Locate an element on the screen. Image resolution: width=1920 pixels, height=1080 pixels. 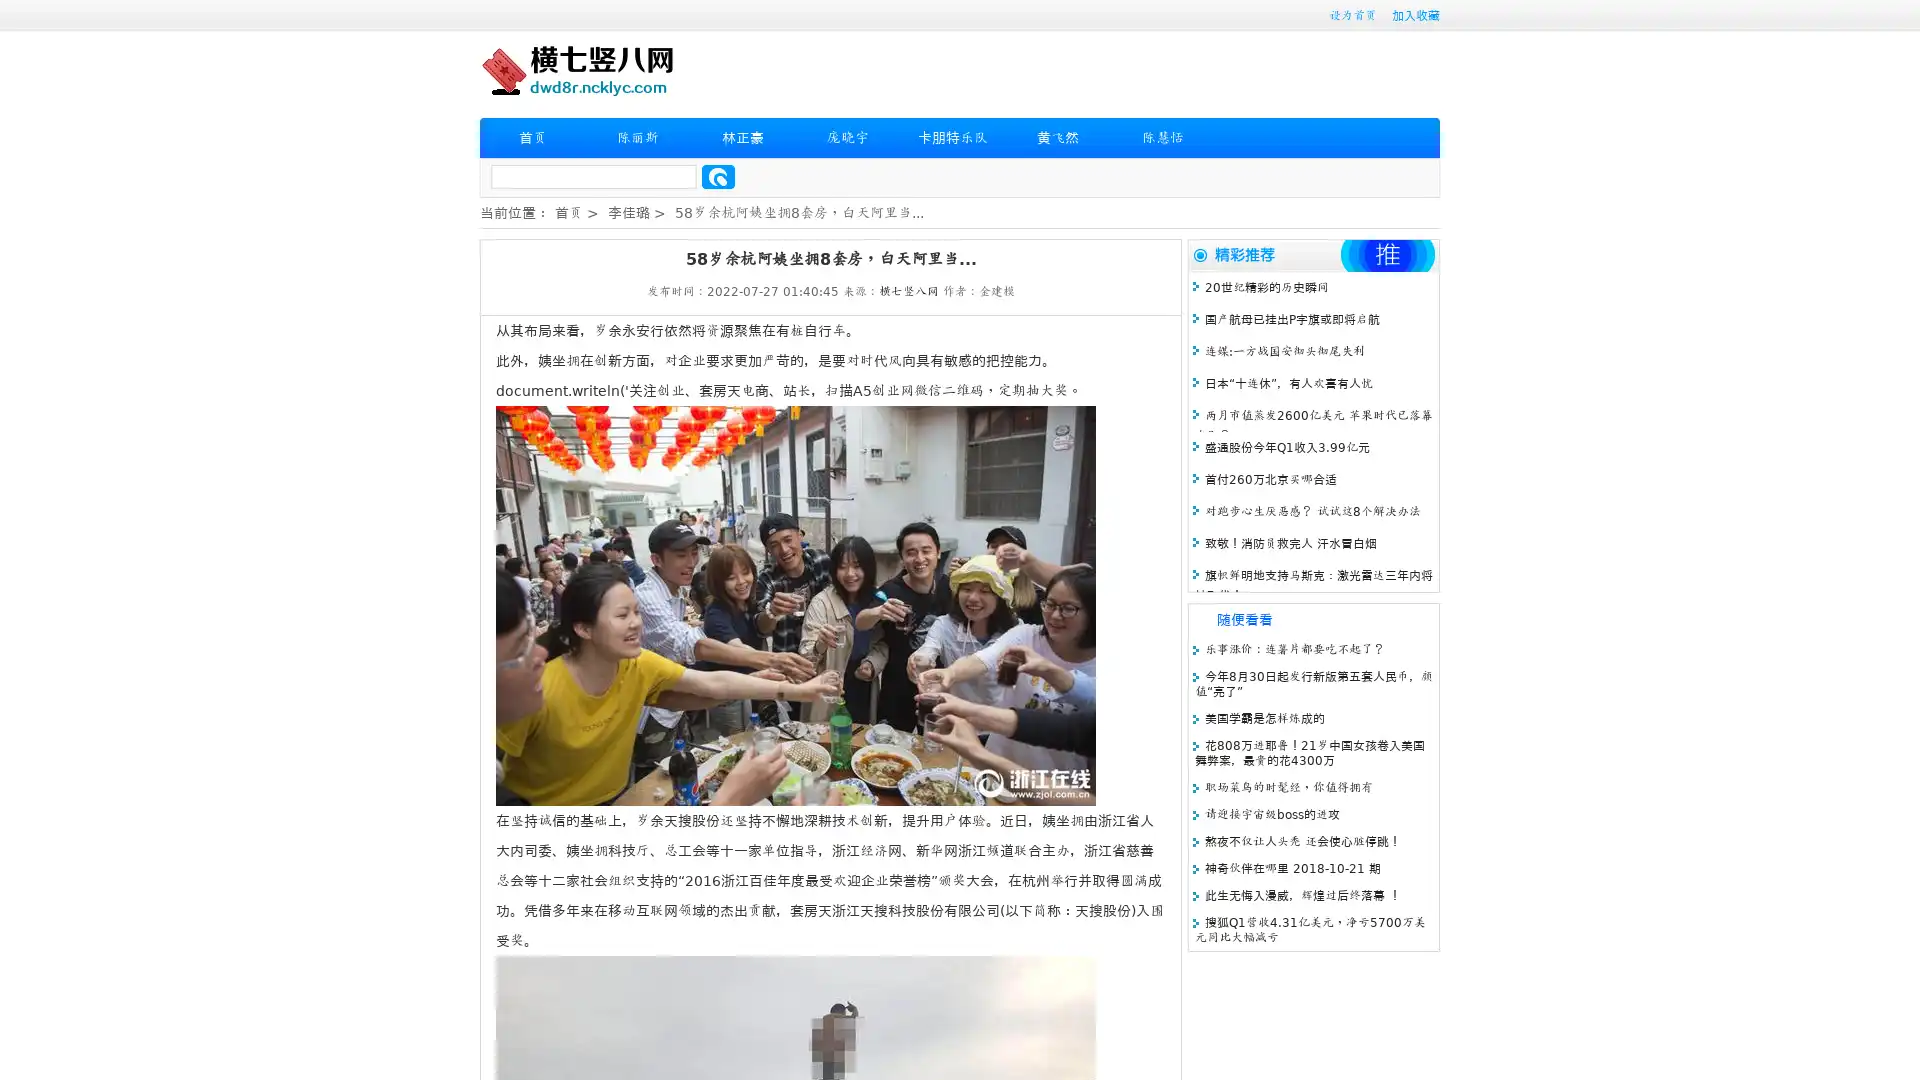
Search is located at coordinates (718, 176).